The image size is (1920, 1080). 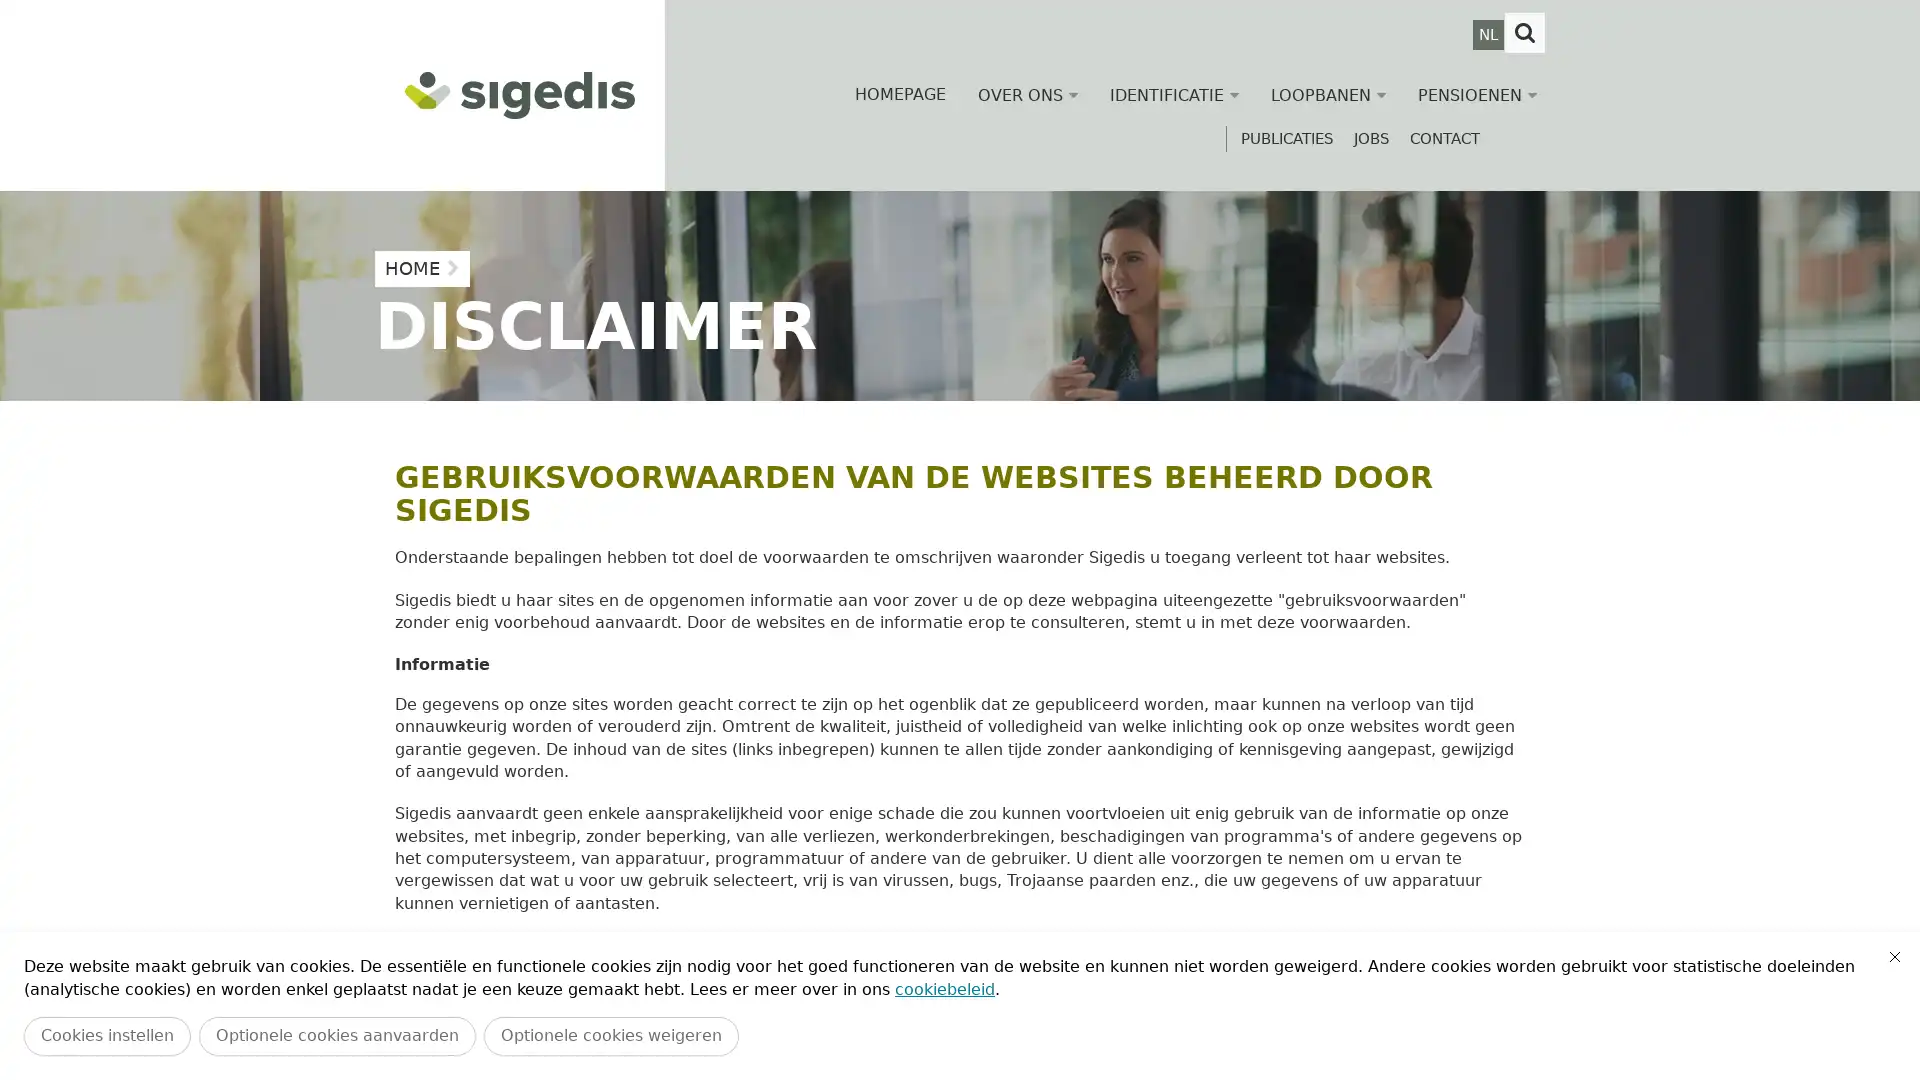 I want to click on Search, so click(x=1524, y=33).